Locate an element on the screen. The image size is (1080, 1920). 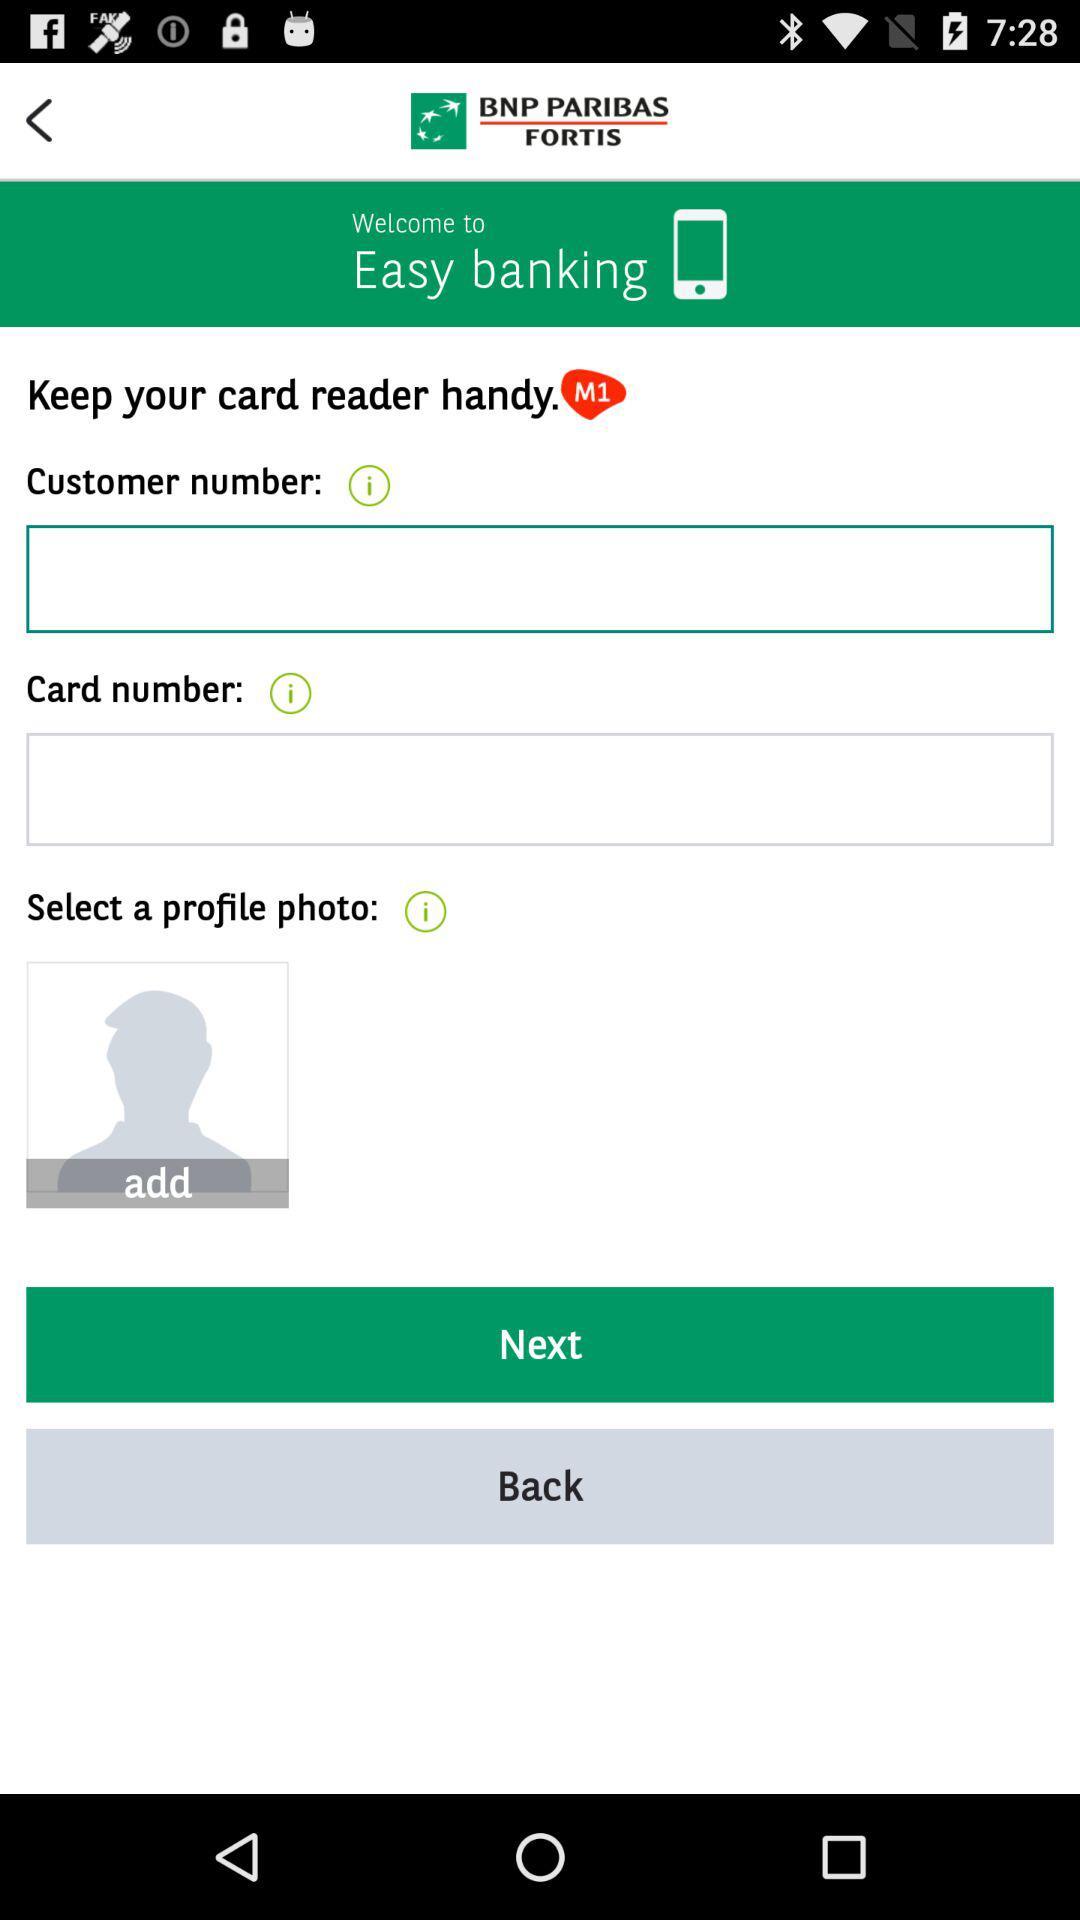
icon above back icon is located at coordinates (540, 1344).